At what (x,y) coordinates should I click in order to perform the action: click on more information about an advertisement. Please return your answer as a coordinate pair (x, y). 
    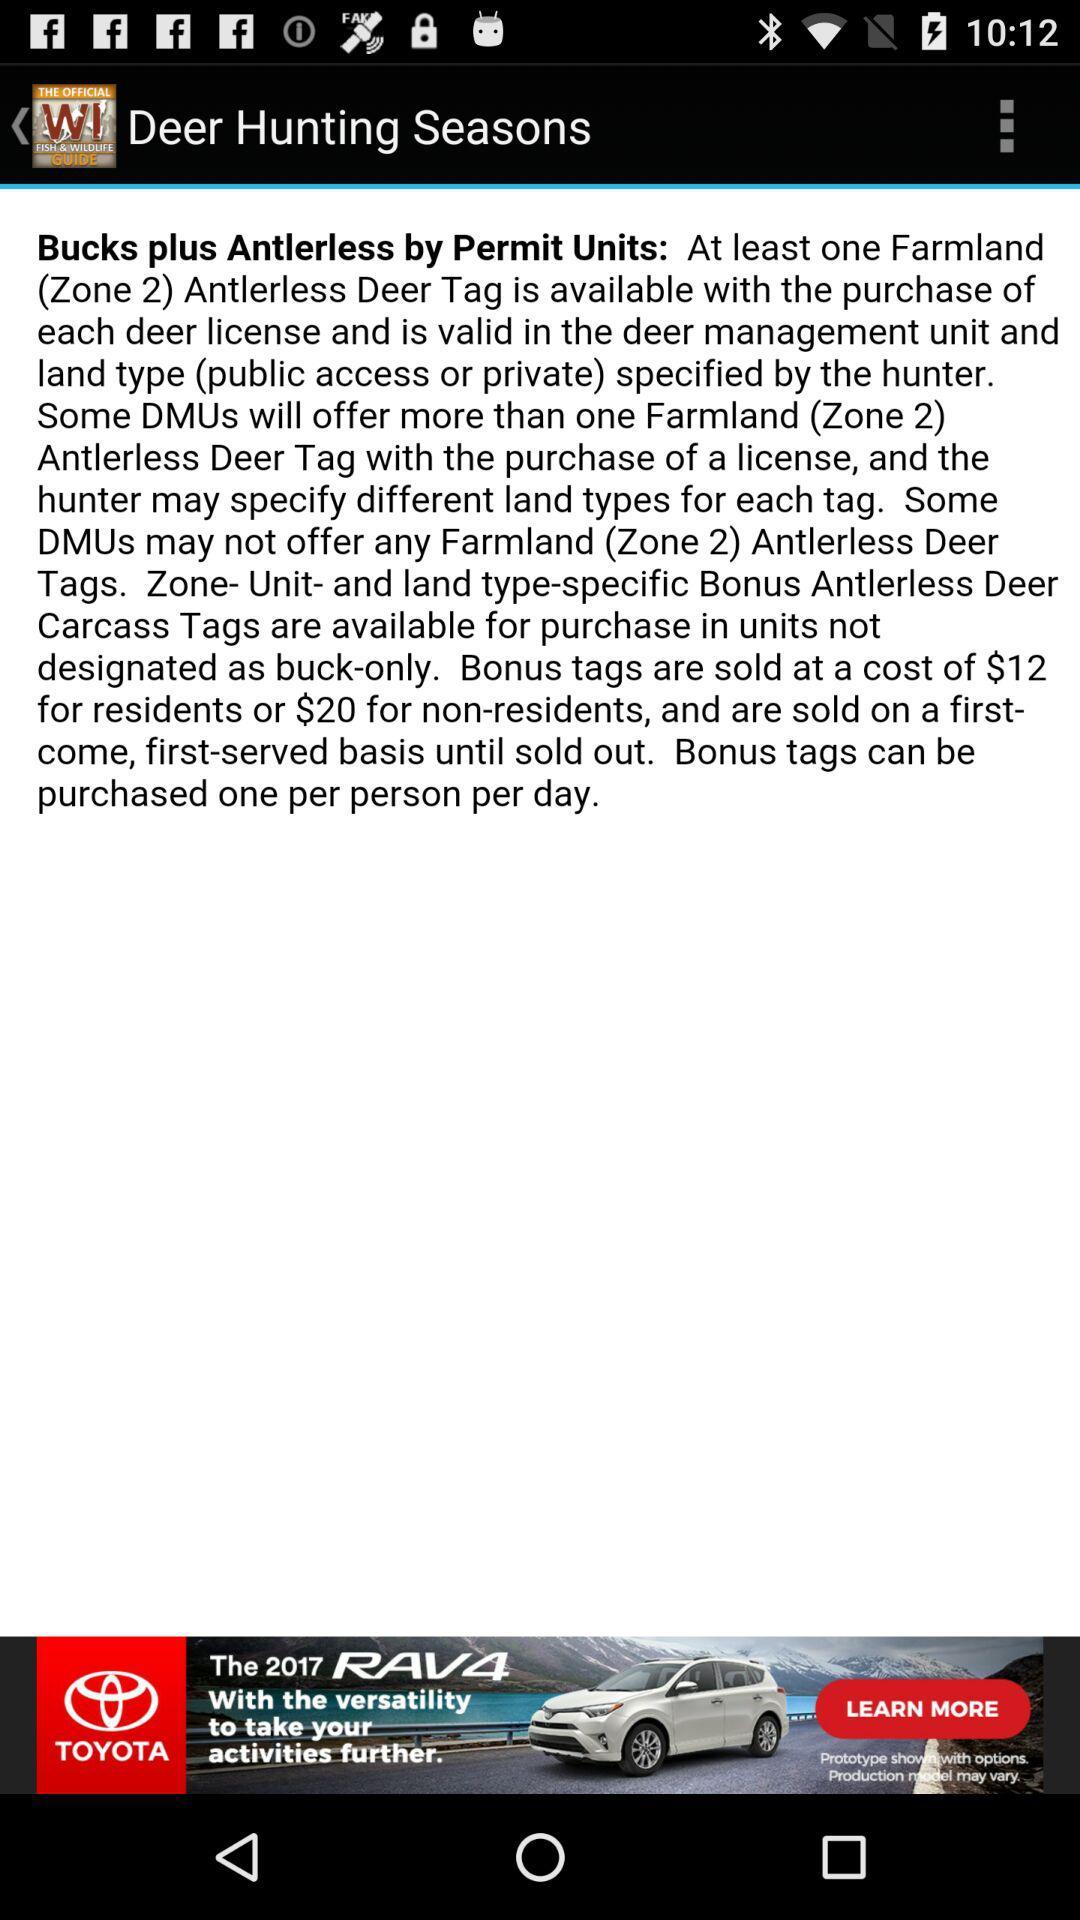
    Looking at the image, I should click on (540, 1714).